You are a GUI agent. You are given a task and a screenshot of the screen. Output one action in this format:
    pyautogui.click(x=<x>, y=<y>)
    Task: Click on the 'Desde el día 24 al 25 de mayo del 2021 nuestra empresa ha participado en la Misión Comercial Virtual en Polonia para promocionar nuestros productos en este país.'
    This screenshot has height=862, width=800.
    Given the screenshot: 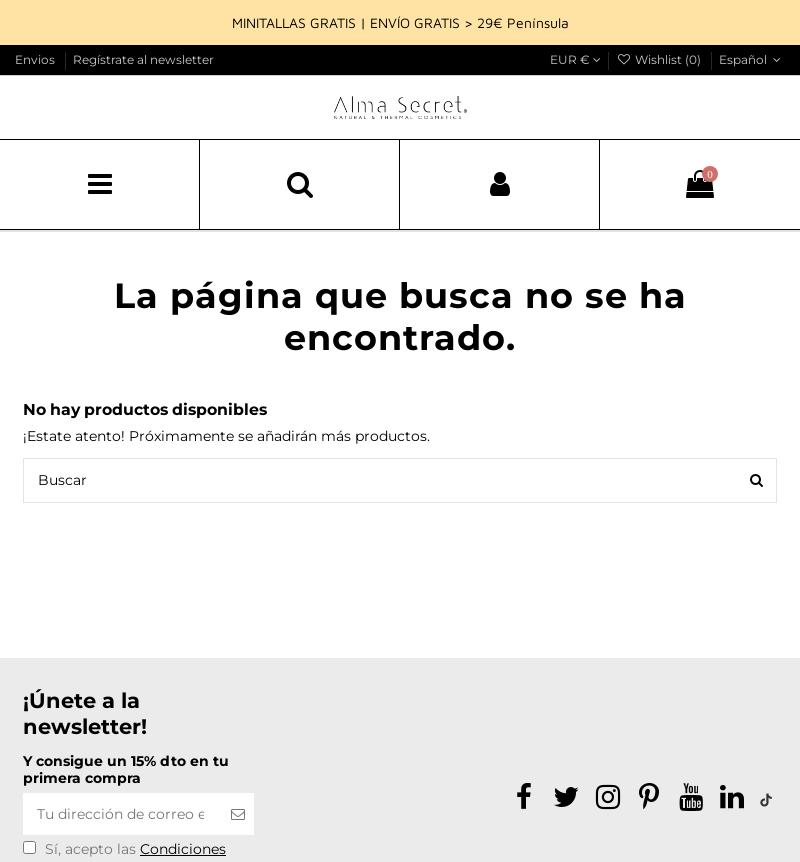 What is the action you would take?
    pyautogui.click(x=186, y=346)
    